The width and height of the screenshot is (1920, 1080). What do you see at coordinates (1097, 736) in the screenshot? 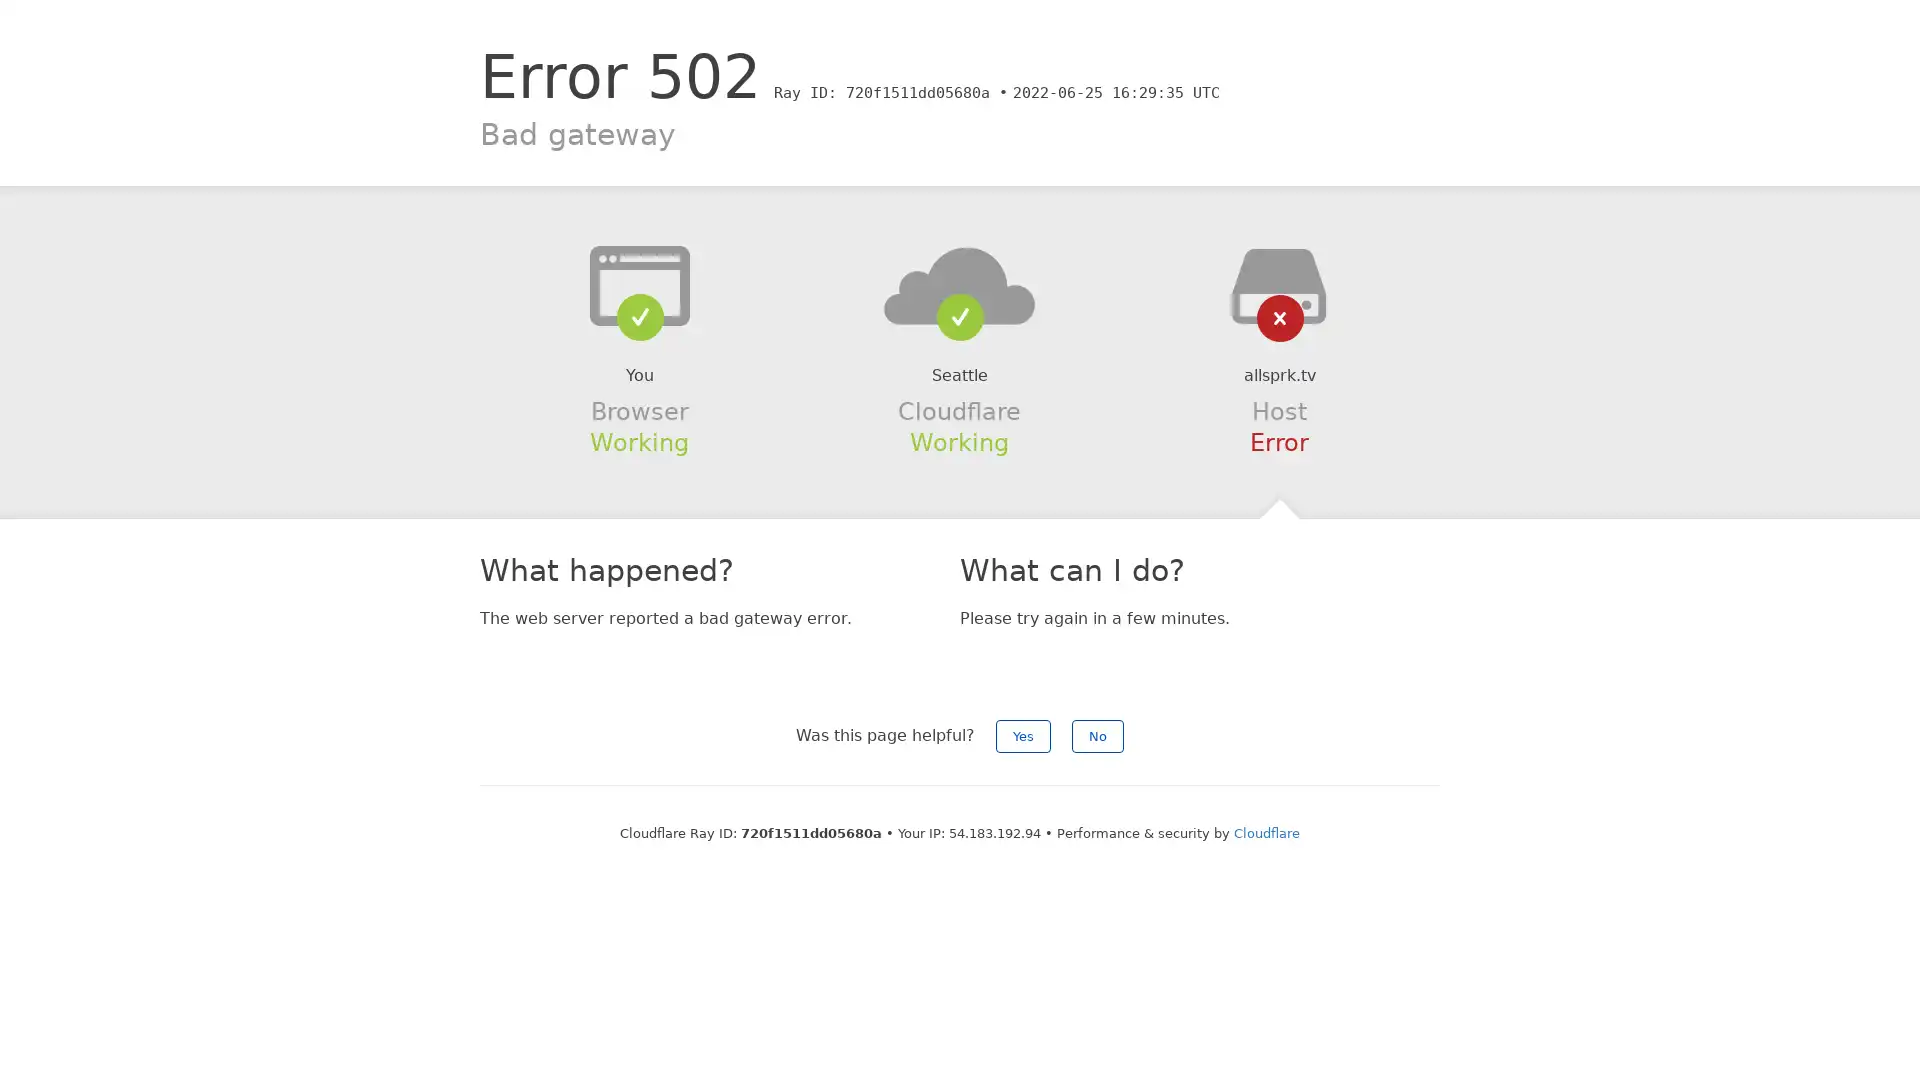
I see `No` at bounding box center [1097, 736].